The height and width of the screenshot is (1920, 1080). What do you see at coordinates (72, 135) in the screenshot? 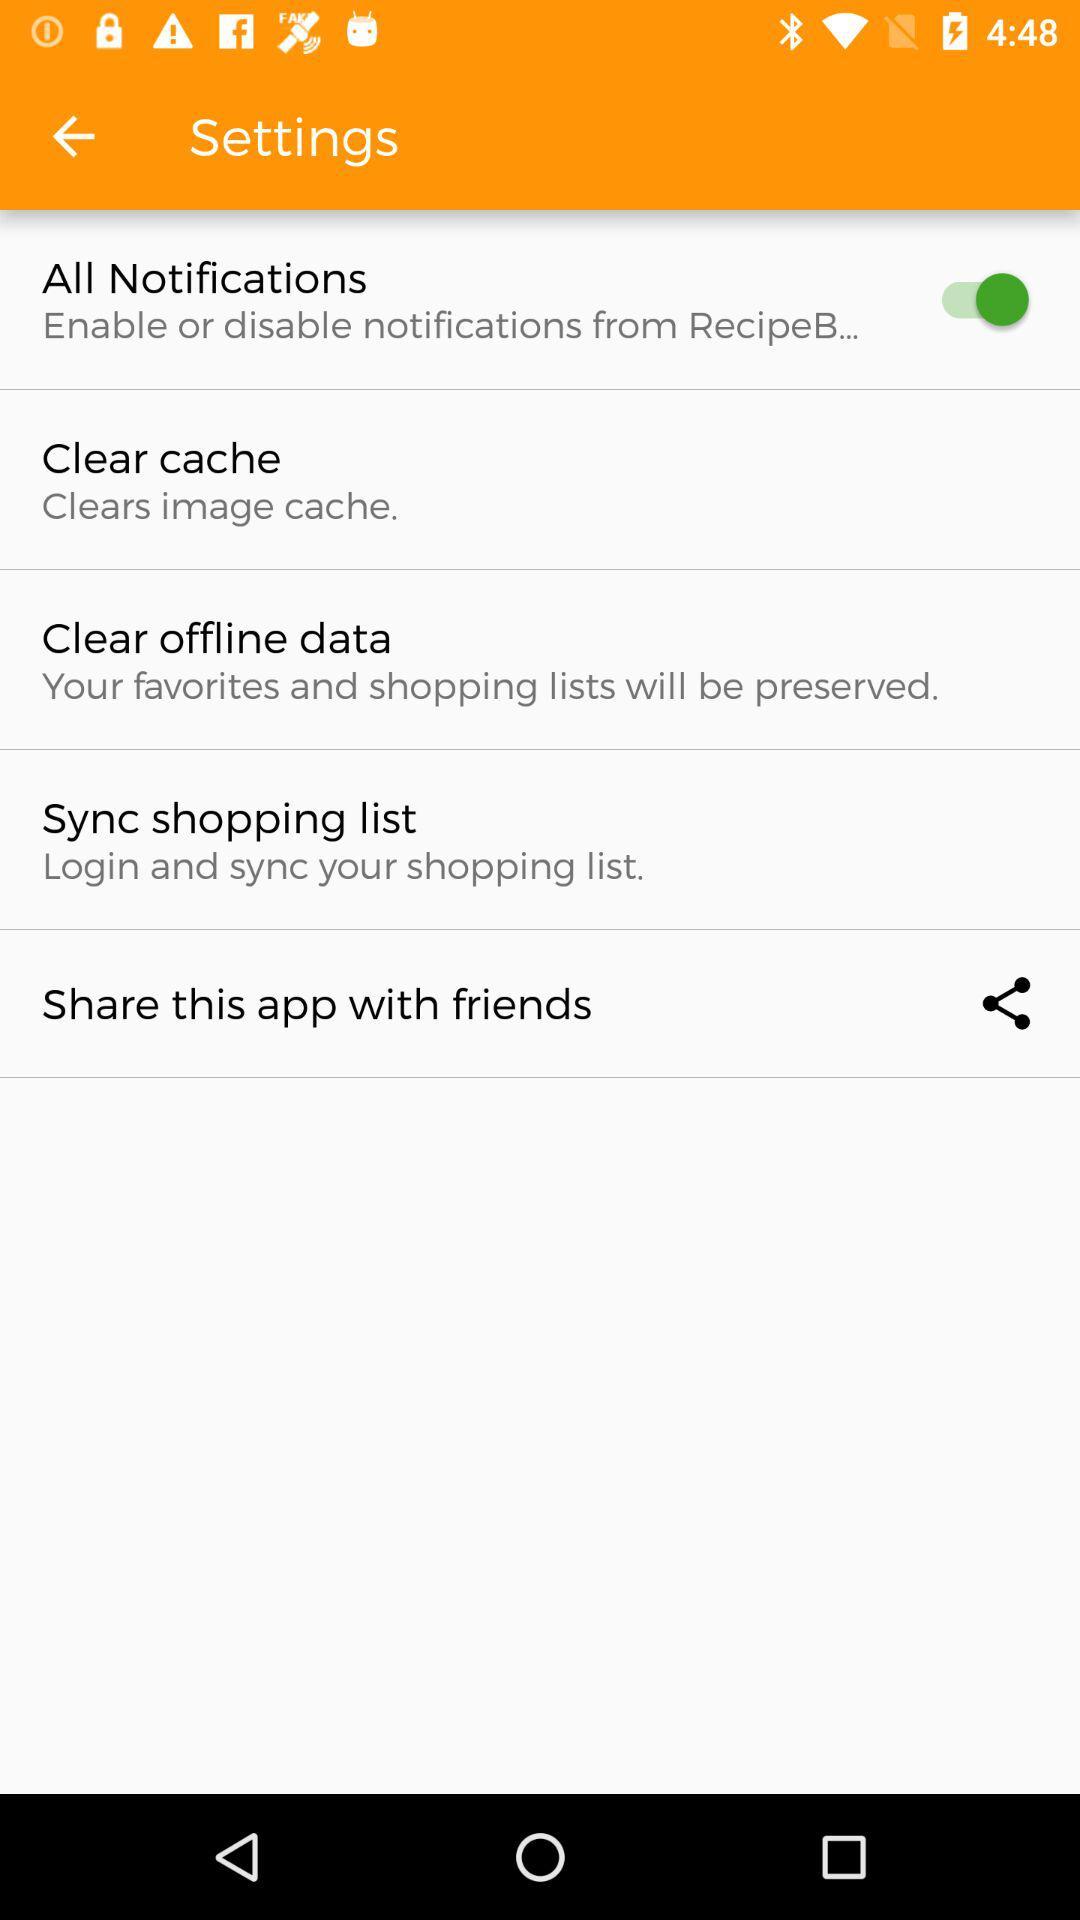
I see `the app to the left of settings item` at bounding box center [72, 135].